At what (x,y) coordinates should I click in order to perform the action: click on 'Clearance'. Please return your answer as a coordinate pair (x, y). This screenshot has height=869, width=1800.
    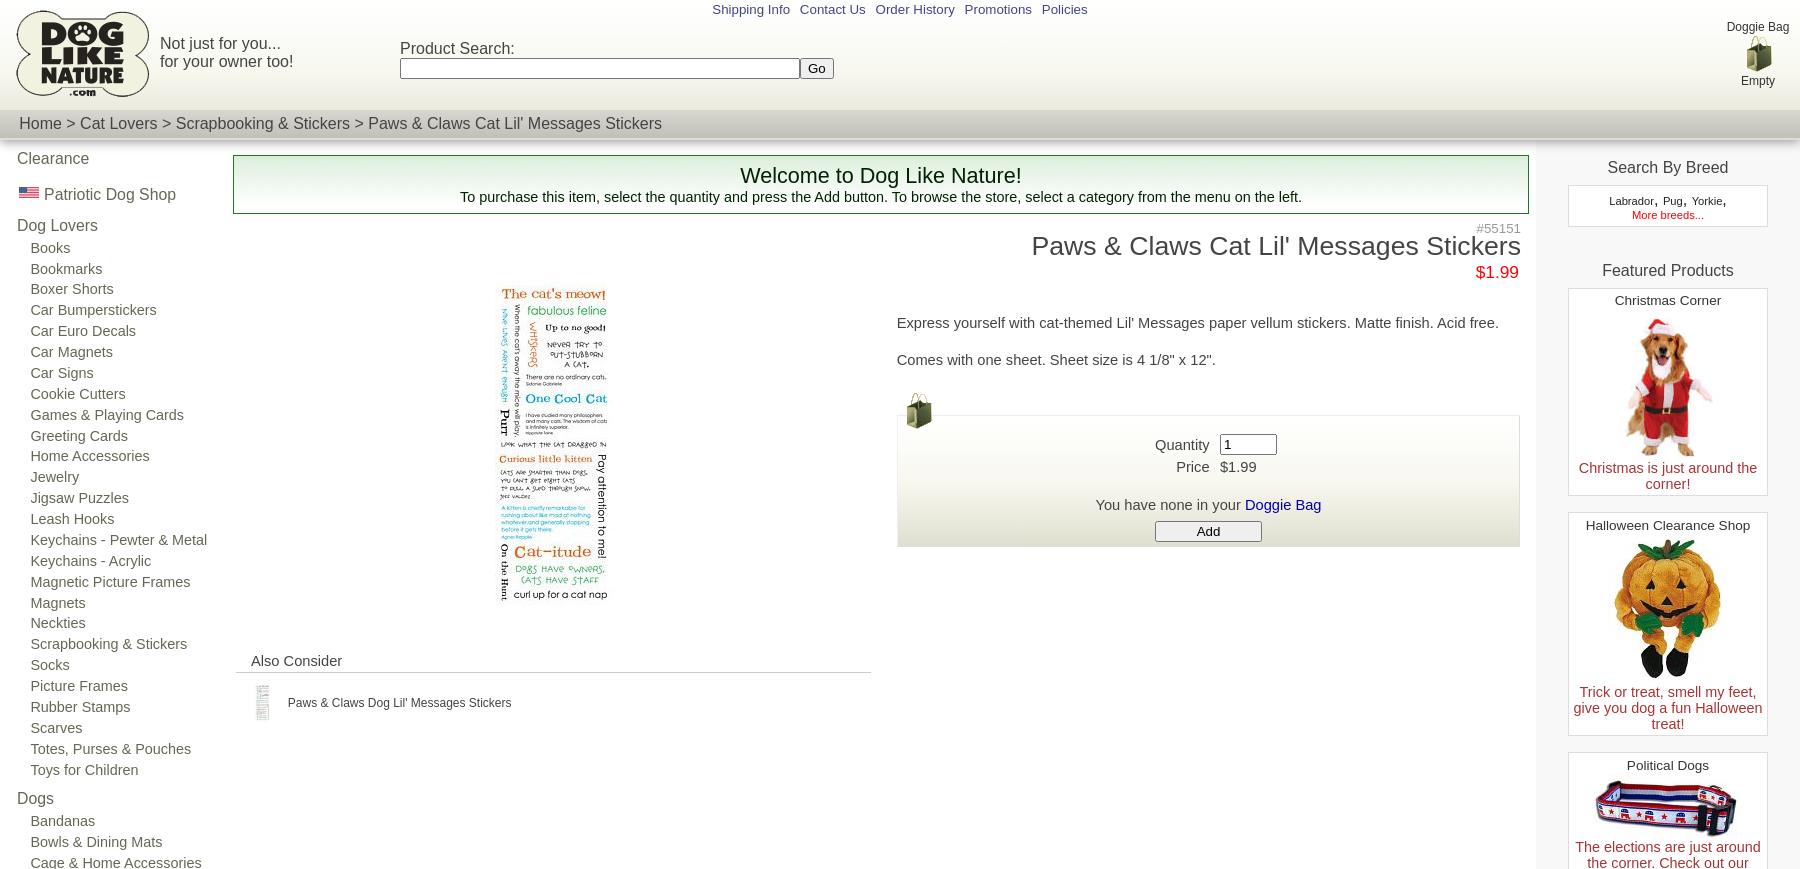
    Looking at the image, I should click on (15, 157).